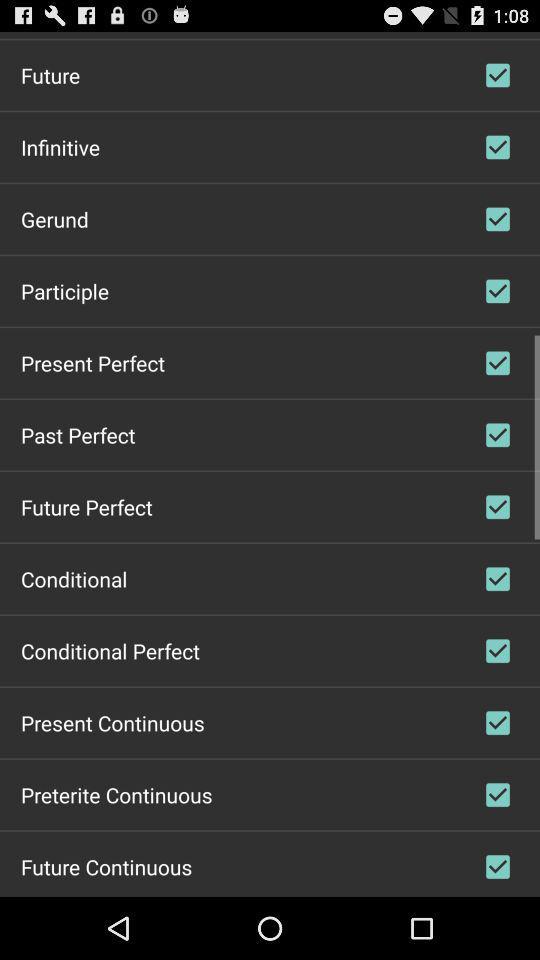 Image resolution: width=540 pixels, height=960 pixels. Describe the element at coordinates (65, 289) in the screenshot. I see `participle item` at that location.